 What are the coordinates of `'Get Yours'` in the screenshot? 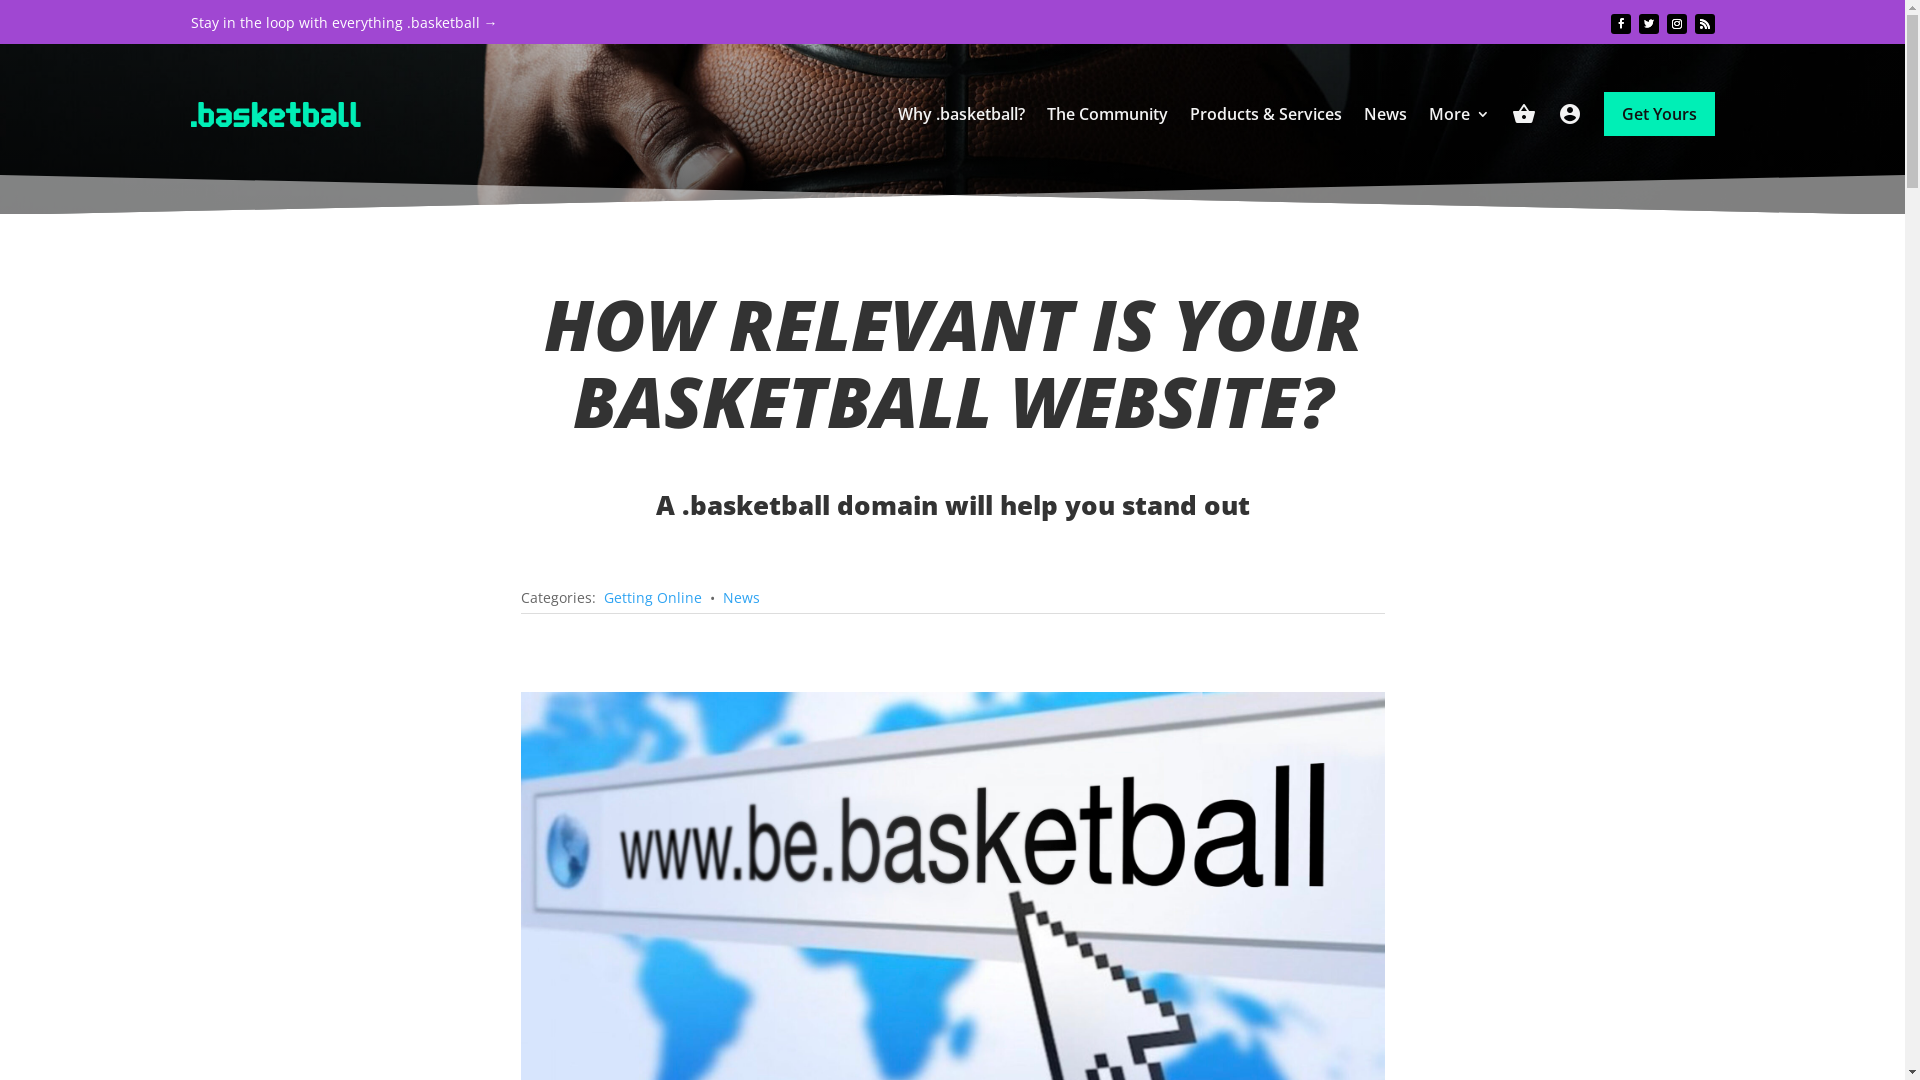 It's located at (1659, 114).